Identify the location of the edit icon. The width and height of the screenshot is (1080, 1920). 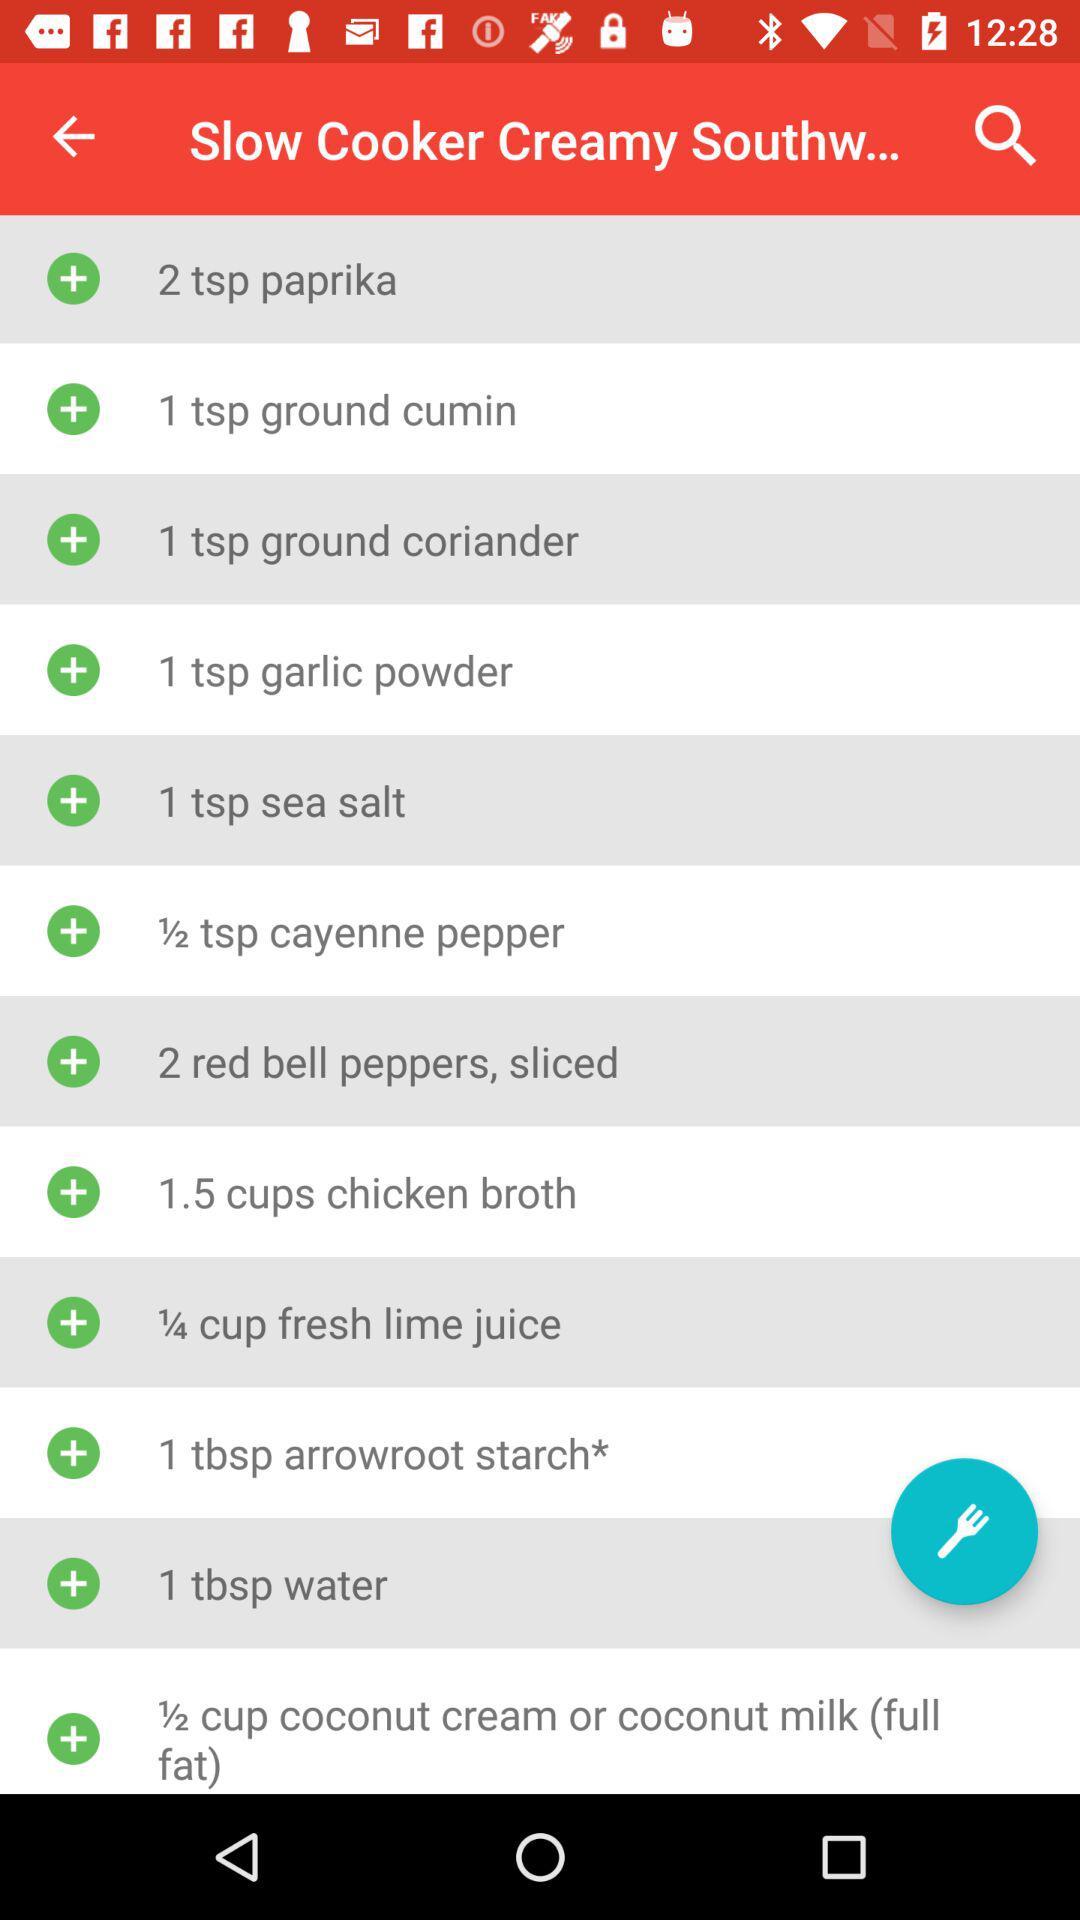
(963, 1530).